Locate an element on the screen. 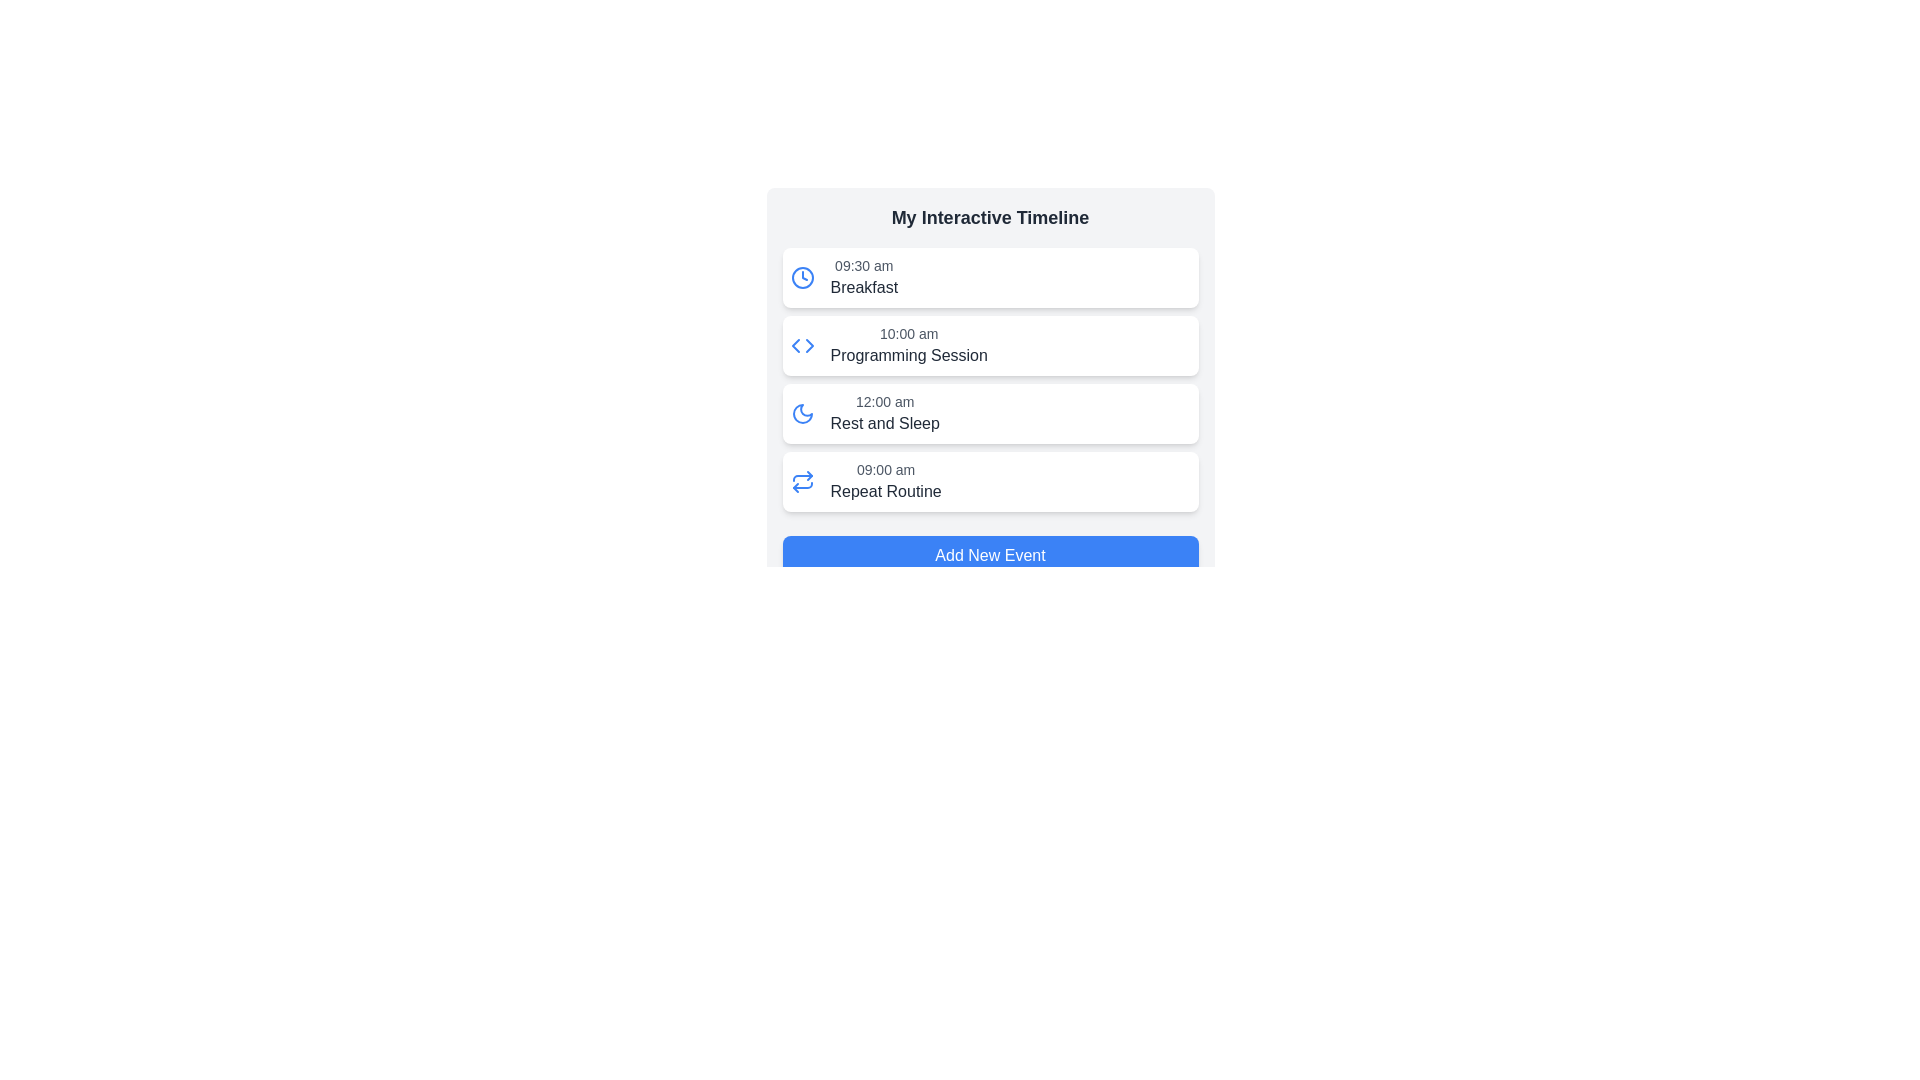 The height and width of the screenshot is (1080, 1920). the blue button labeled 'Add New Event' located at the bottom of the timeline component is located at coordinates (990, 555).